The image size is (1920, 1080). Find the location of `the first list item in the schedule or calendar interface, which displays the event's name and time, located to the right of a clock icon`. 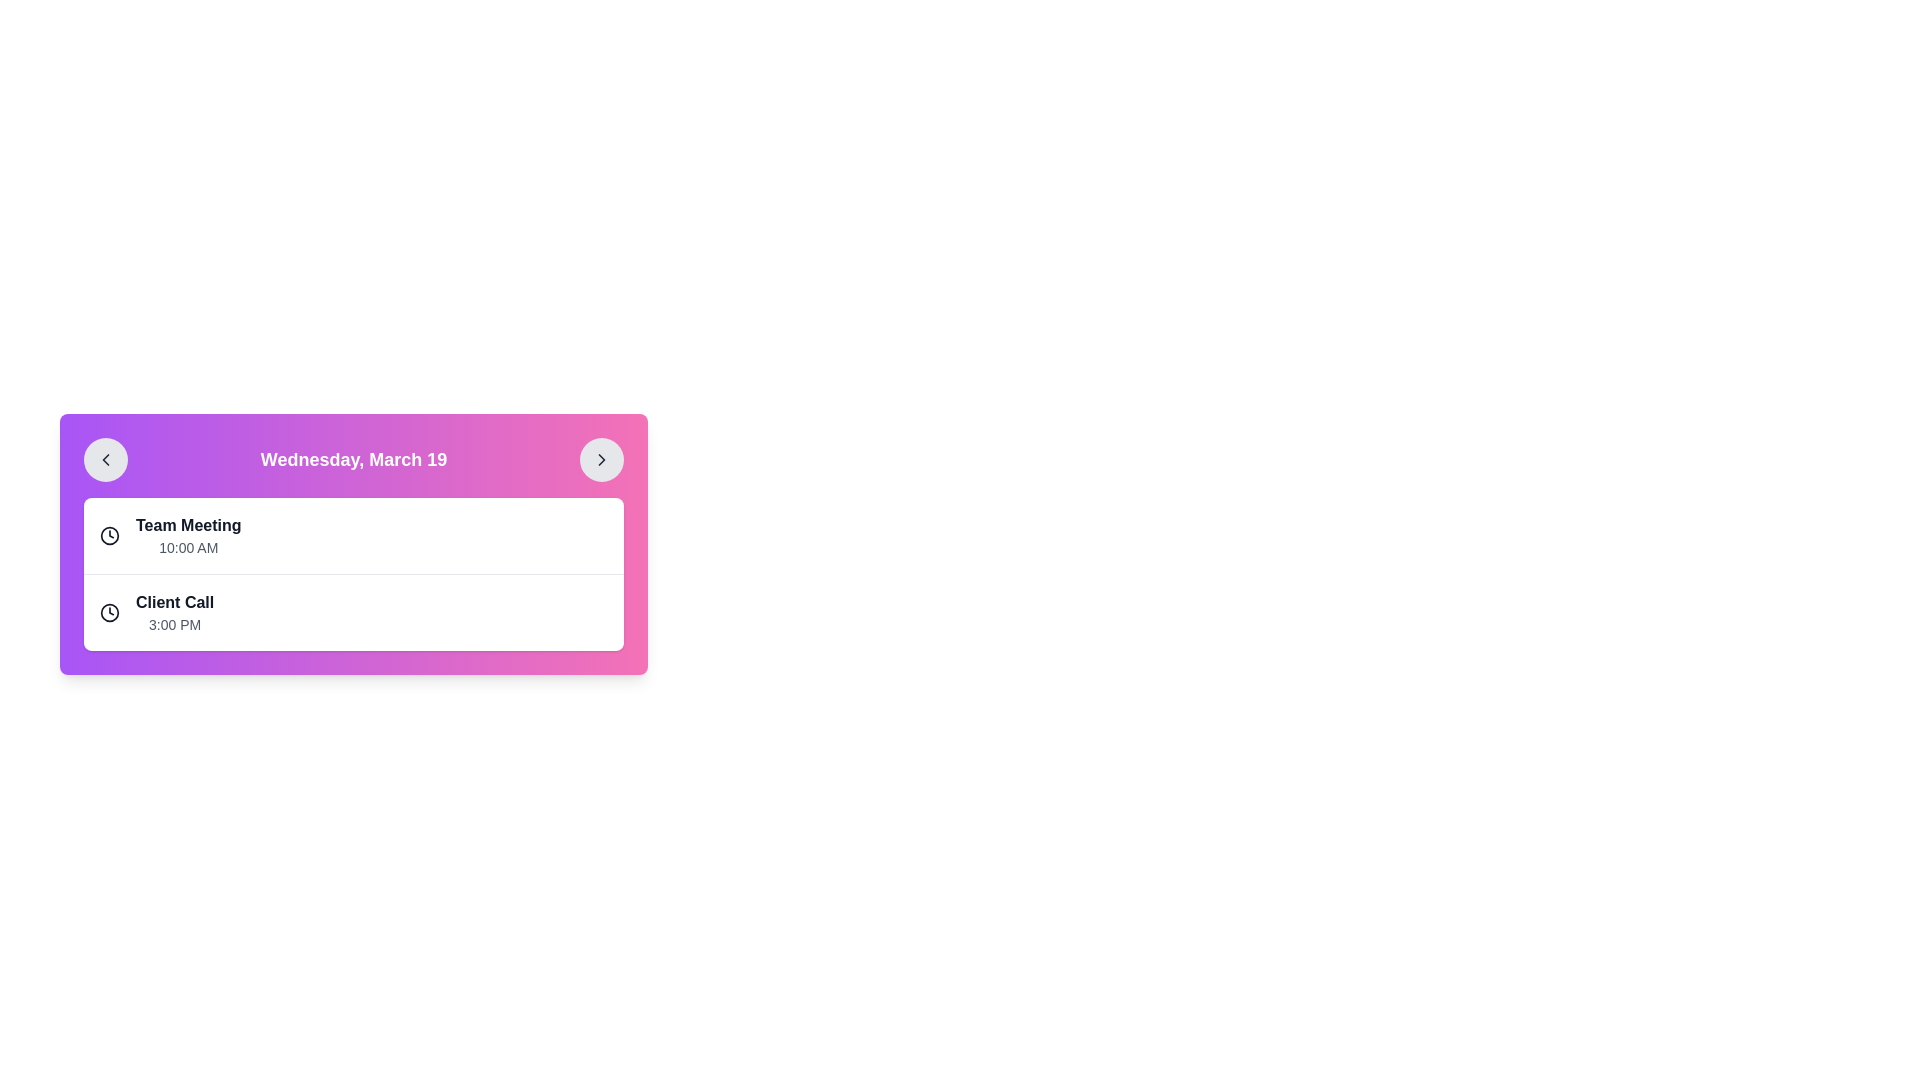

the first list item in the schedule or calendar interface, which displays the event's name and time, located to the right of a clock icon is located at coordinates (188, 535).